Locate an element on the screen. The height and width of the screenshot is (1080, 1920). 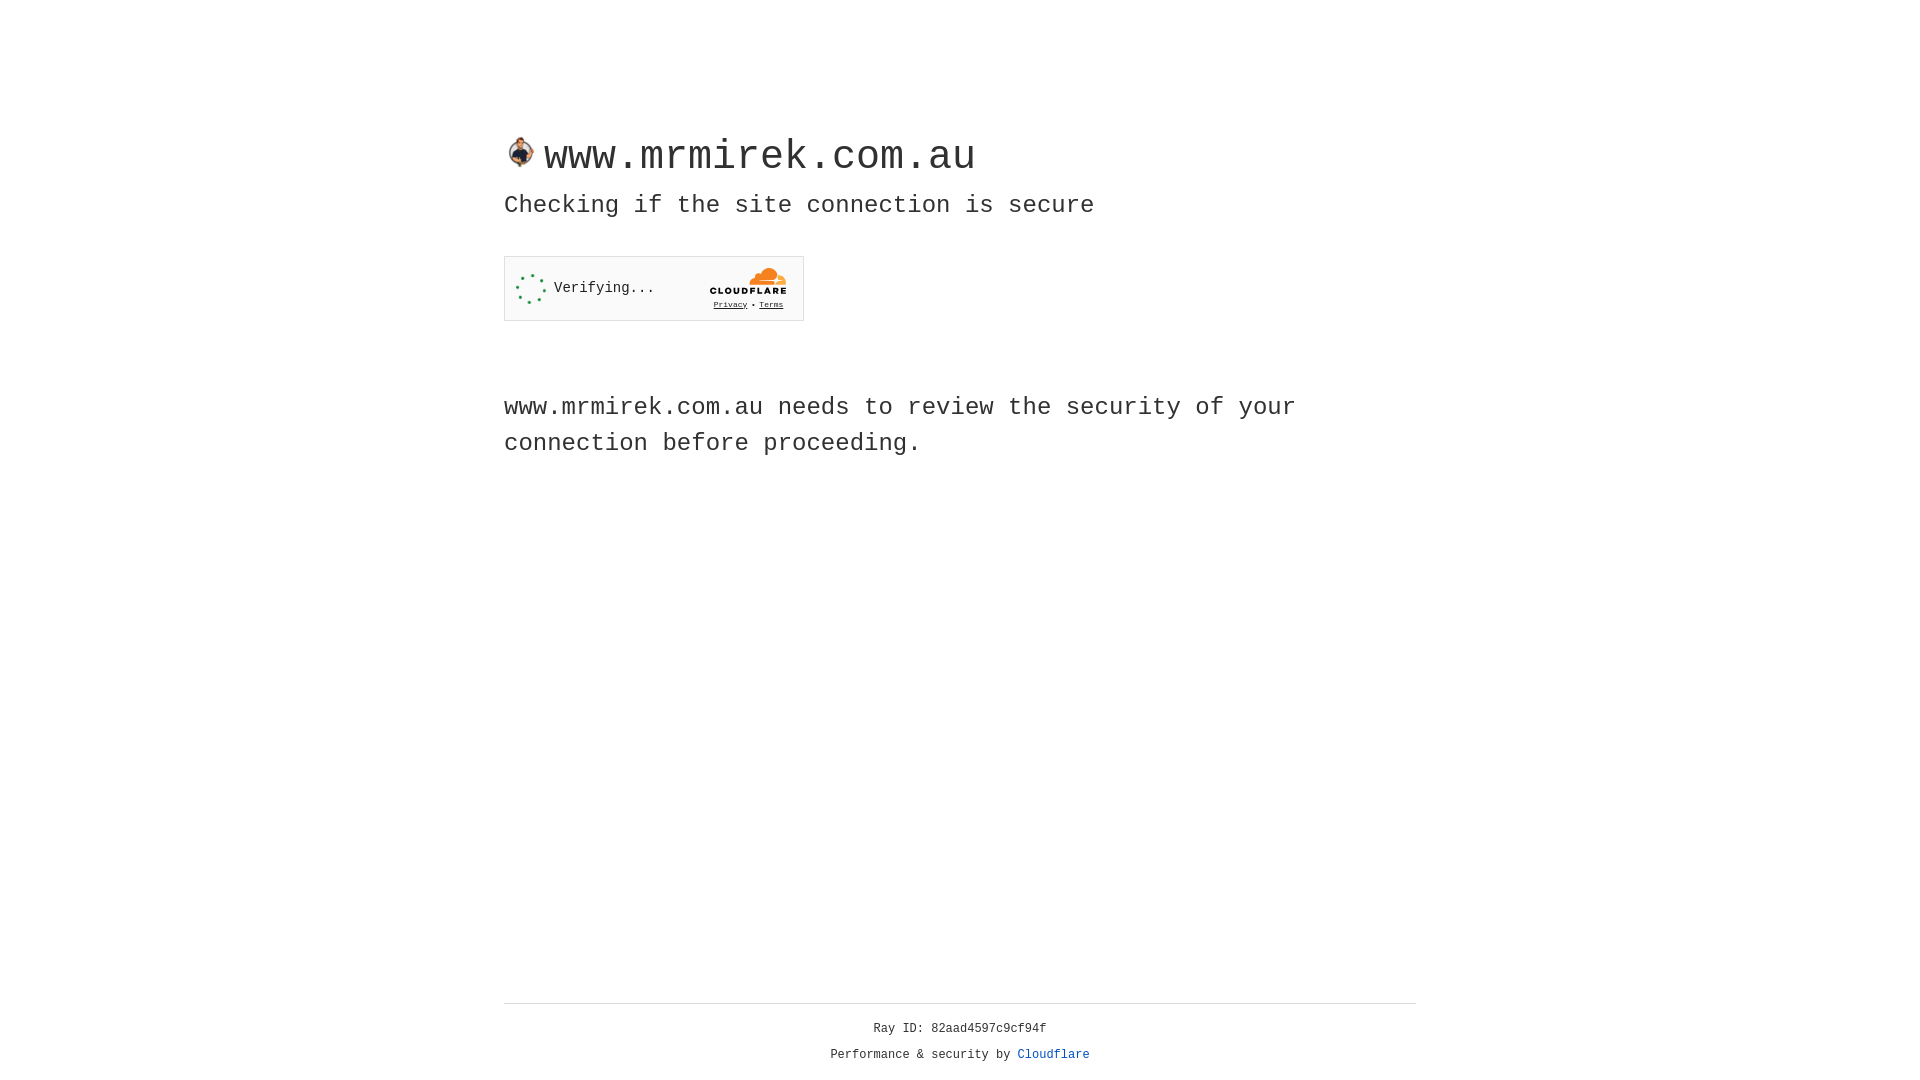
'Cloudflare' is located at coordinates (1053, 1054).